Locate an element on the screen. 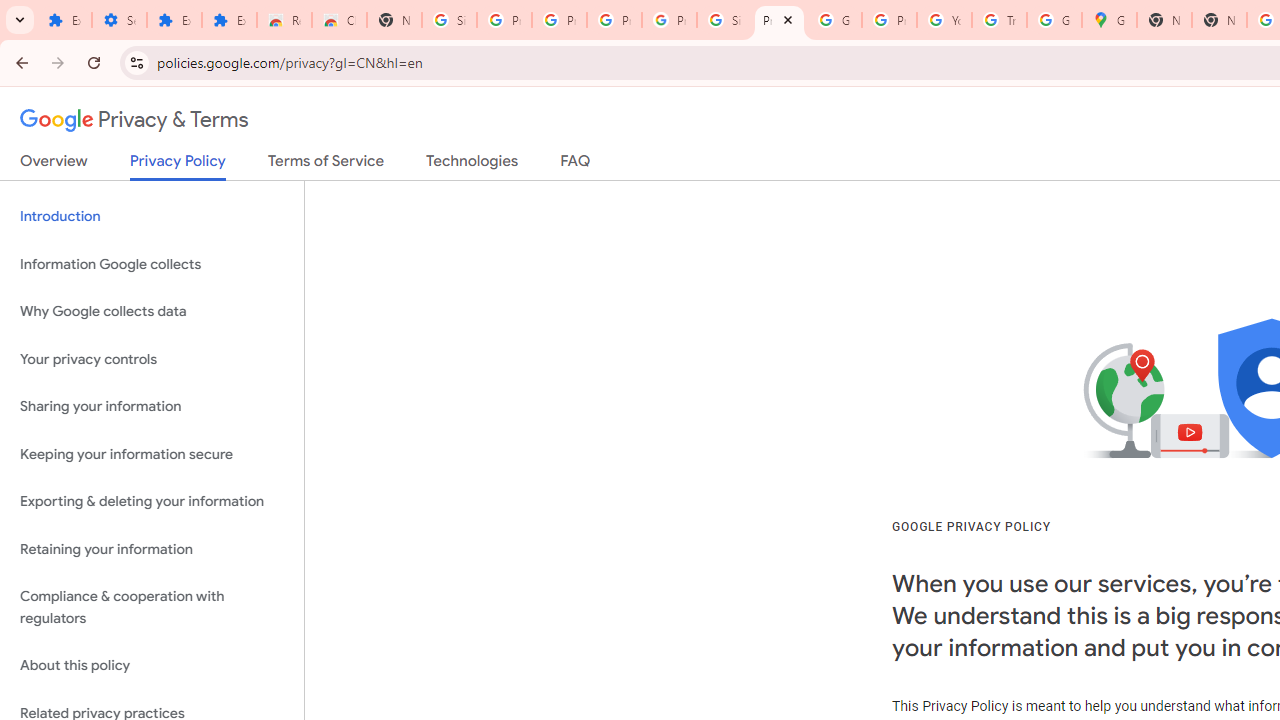 Image resolution: width=1280 pixels, height=720 pixels. 'New Tab' is located at coordinates (1218, 20).